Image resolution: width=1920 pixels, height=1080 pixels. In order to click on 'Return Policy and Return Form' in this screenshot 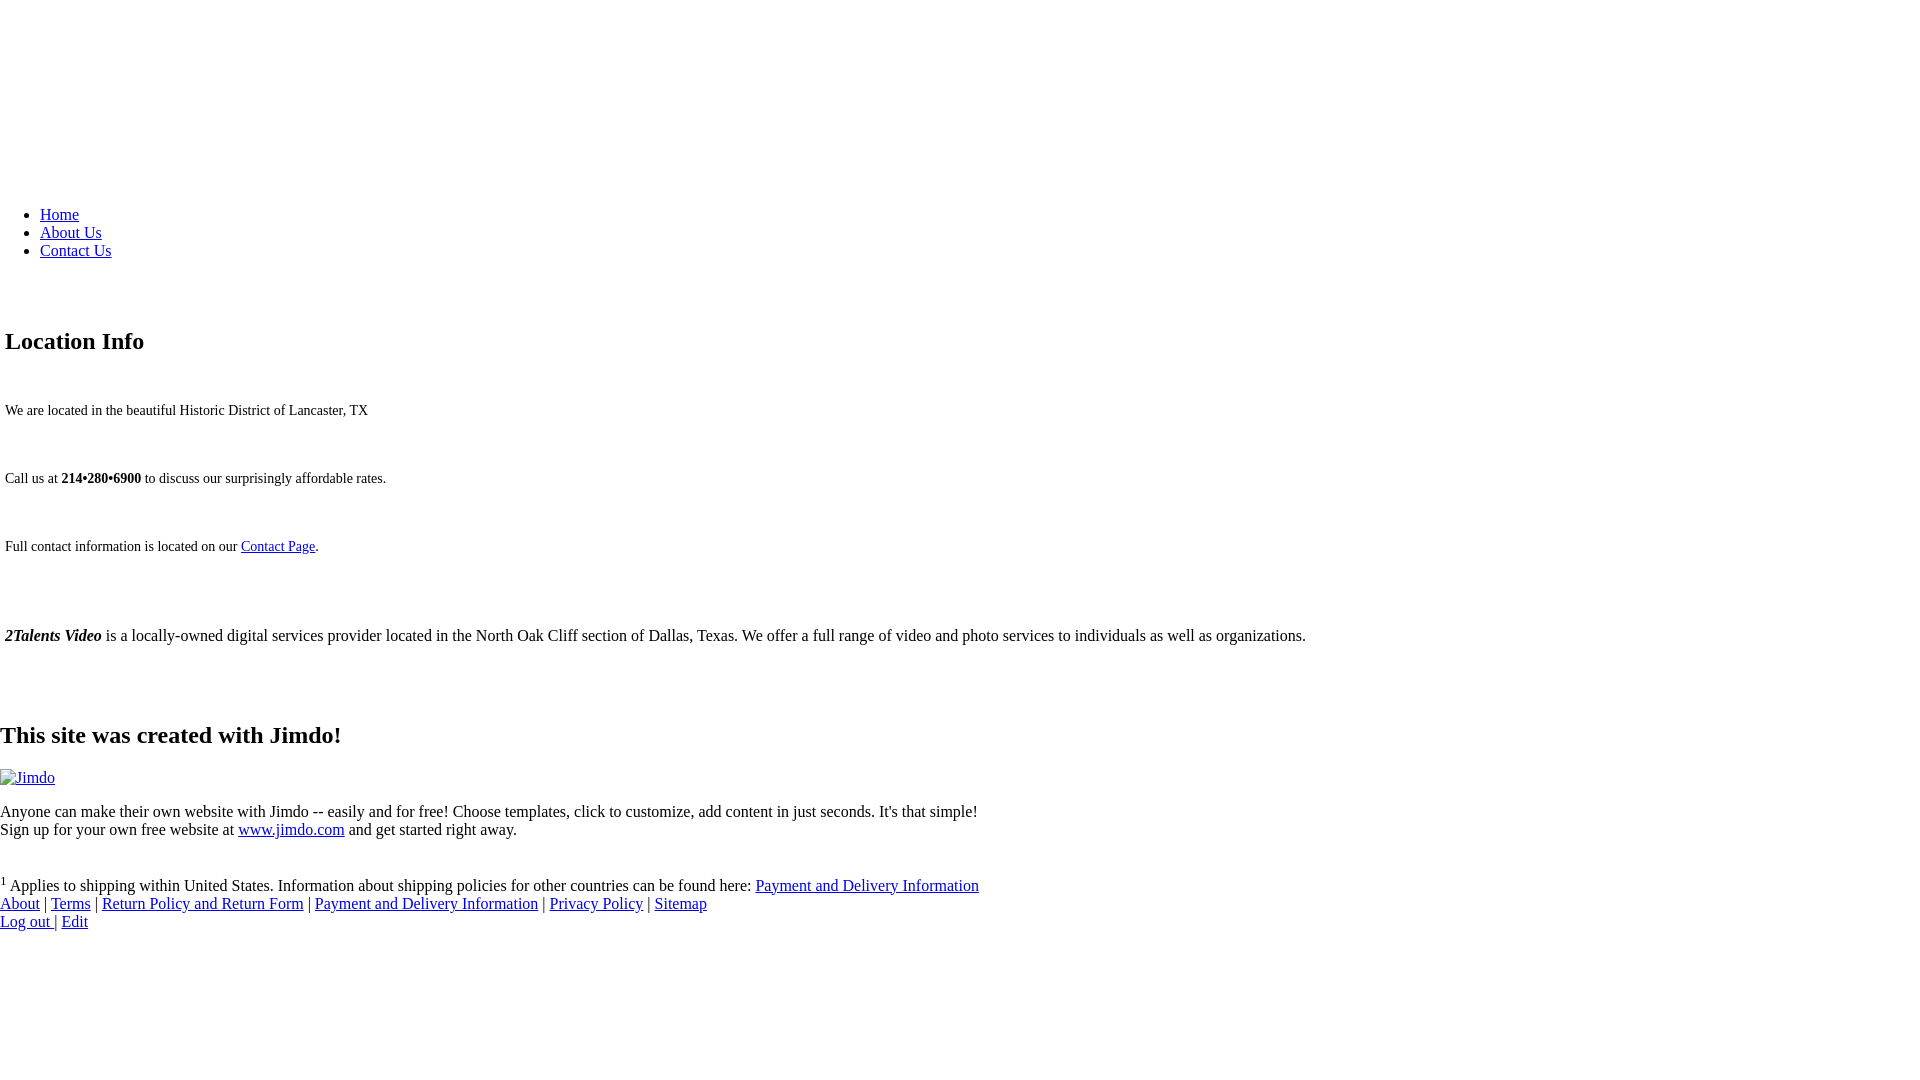, I will do `click(202, 903)`.